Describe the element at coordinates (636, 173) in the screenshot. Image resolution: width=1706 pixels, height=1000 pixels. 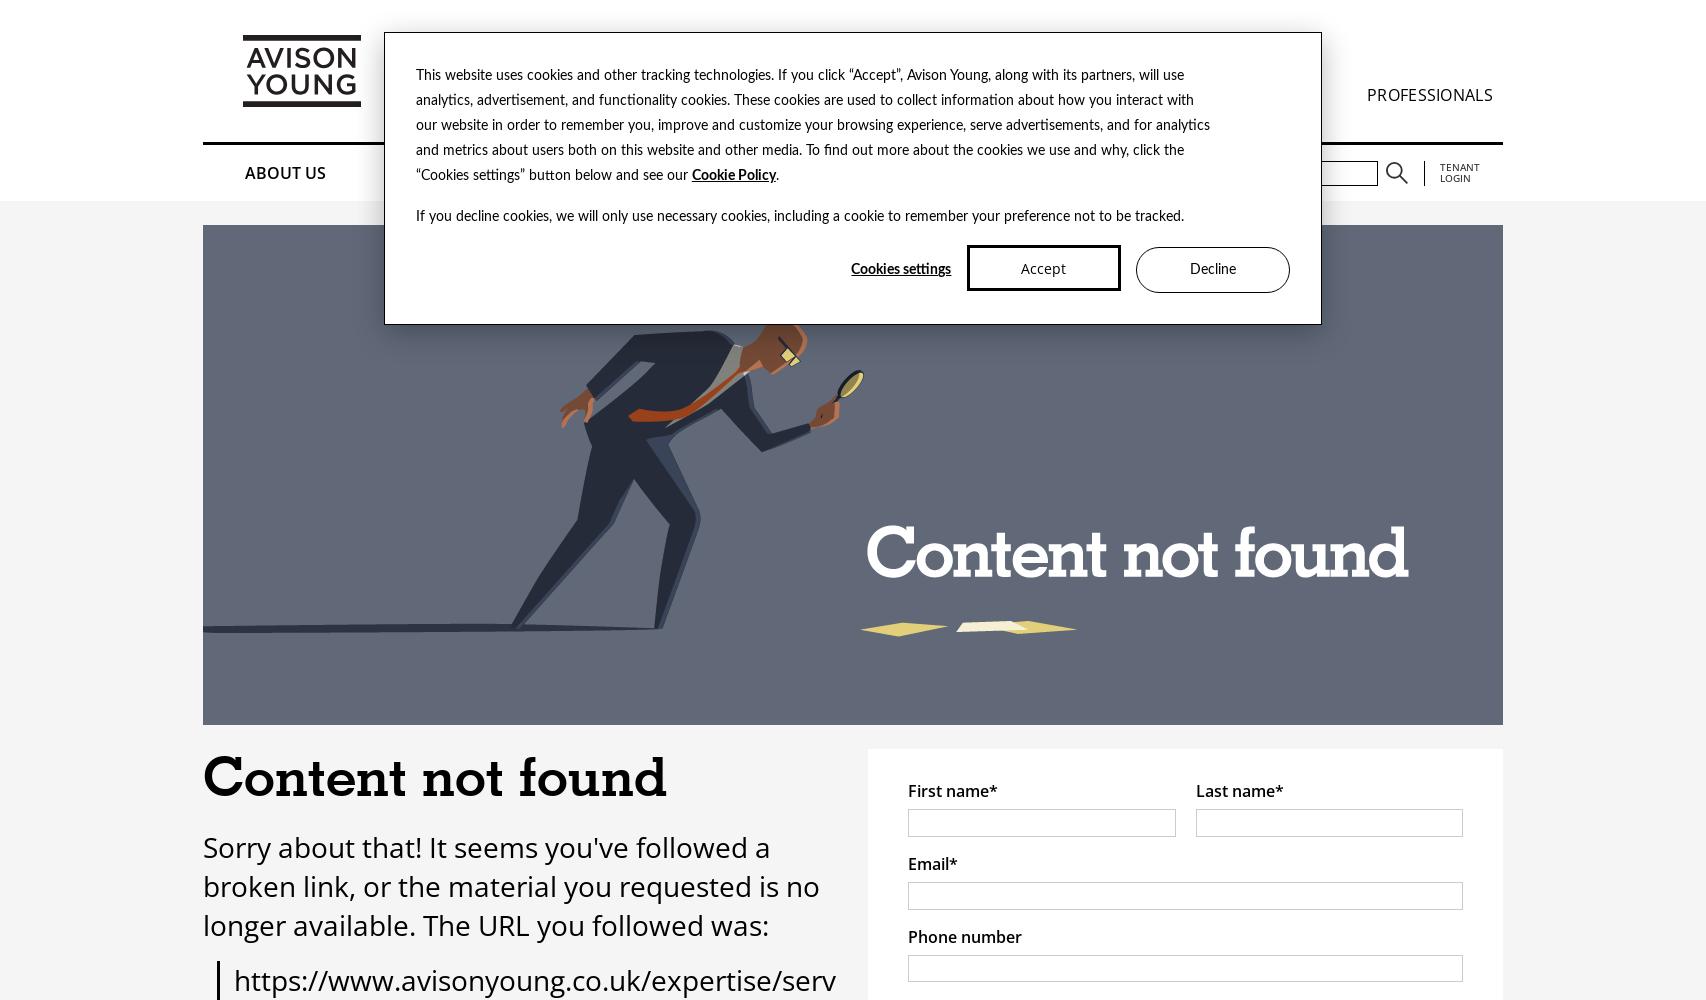
I see `'Thought Capital'` at that location.